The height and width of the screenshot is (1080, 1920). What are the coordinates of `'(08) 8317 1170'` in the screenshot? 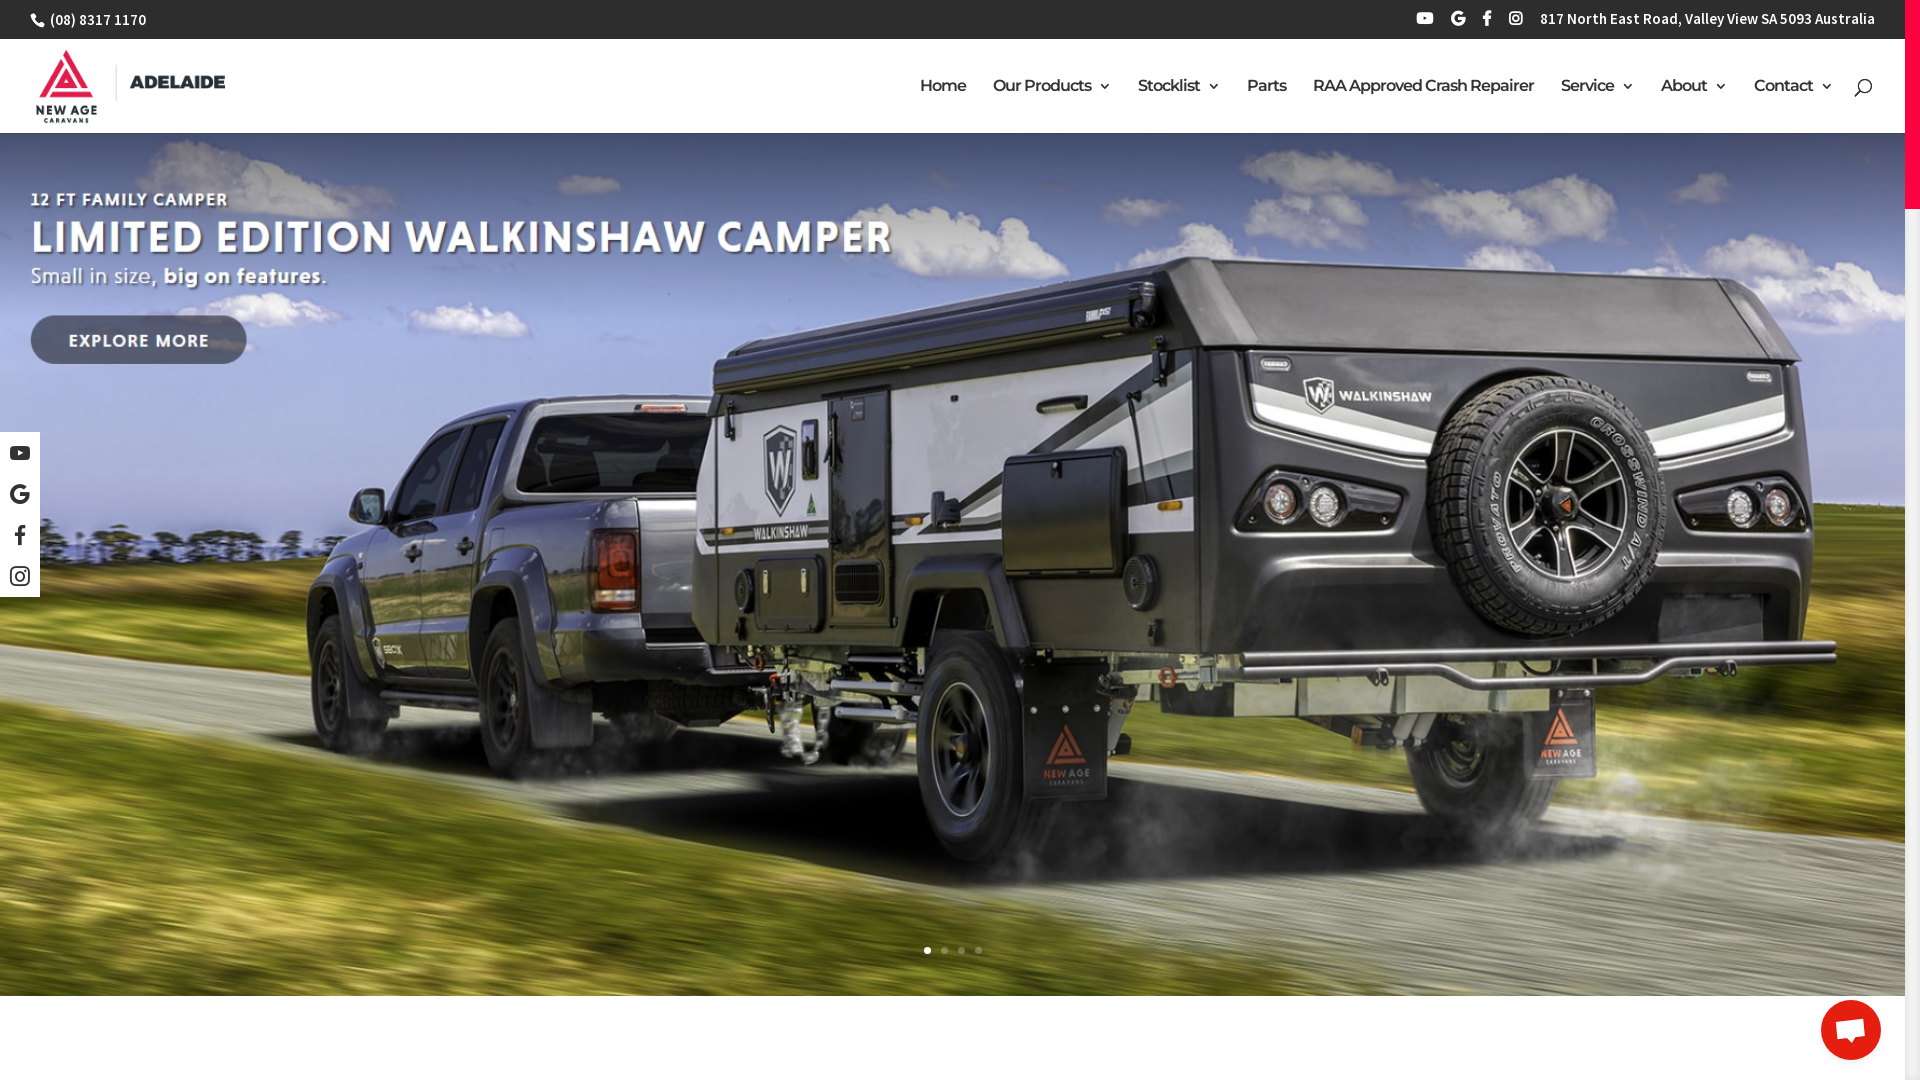 It's located at (95, 19).